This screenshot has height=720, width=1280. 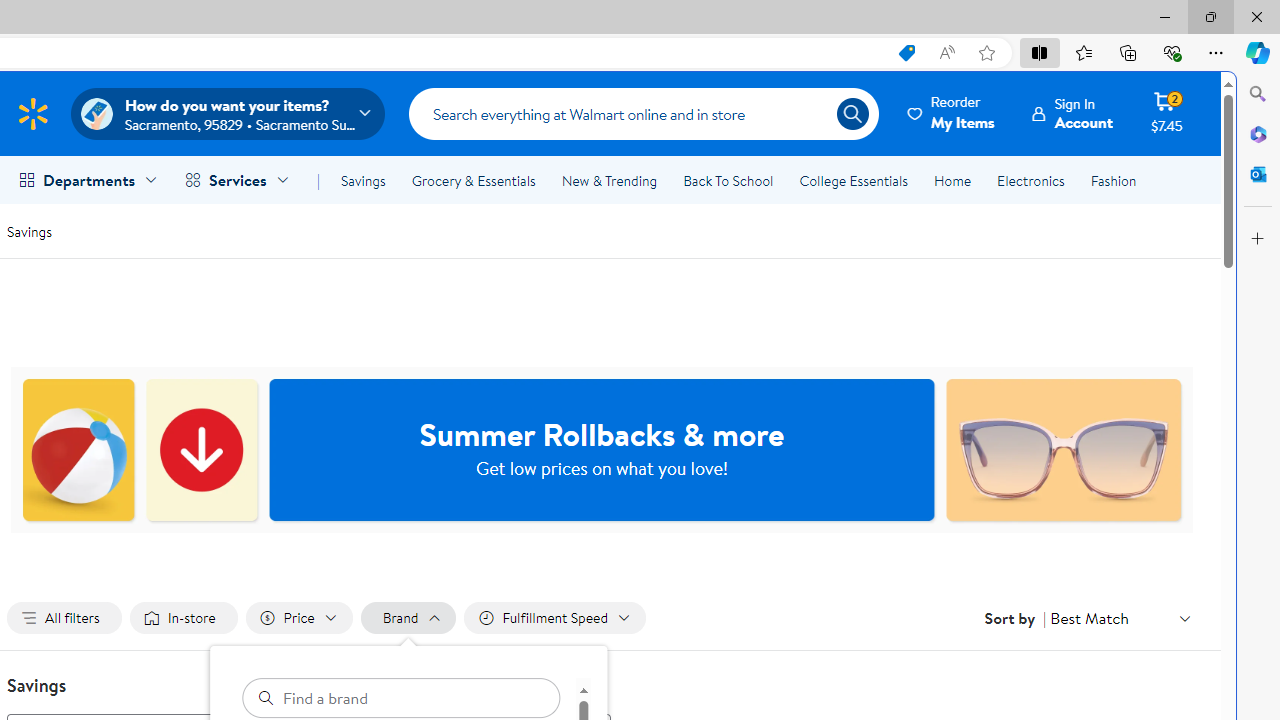 What do you see at coordinates (1166, 113) in the screenshot?
I see `'Cart contains 2 items Total Amount $7.45'` at bounding box center [1166, 113].